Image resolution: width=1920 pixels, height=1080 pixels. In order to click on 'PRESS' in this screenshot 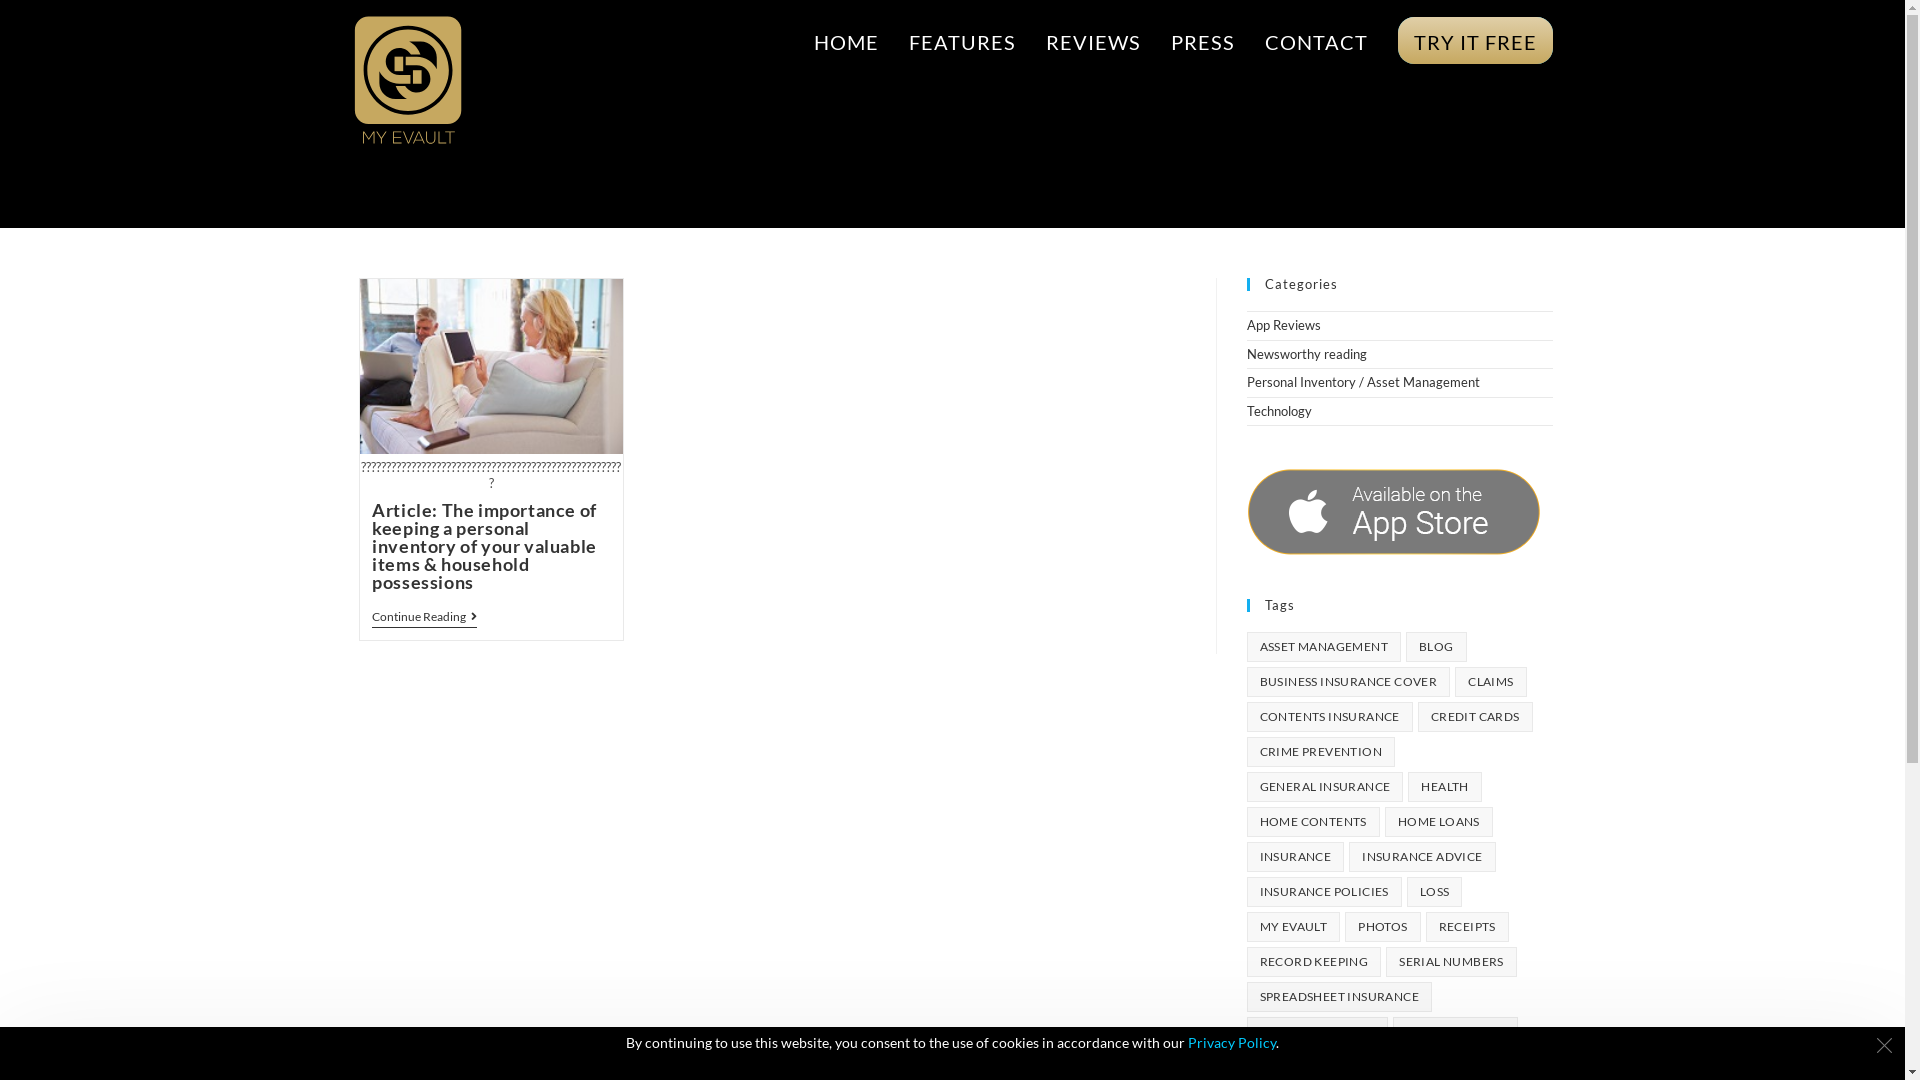, I will do `click(1202, 42)`.